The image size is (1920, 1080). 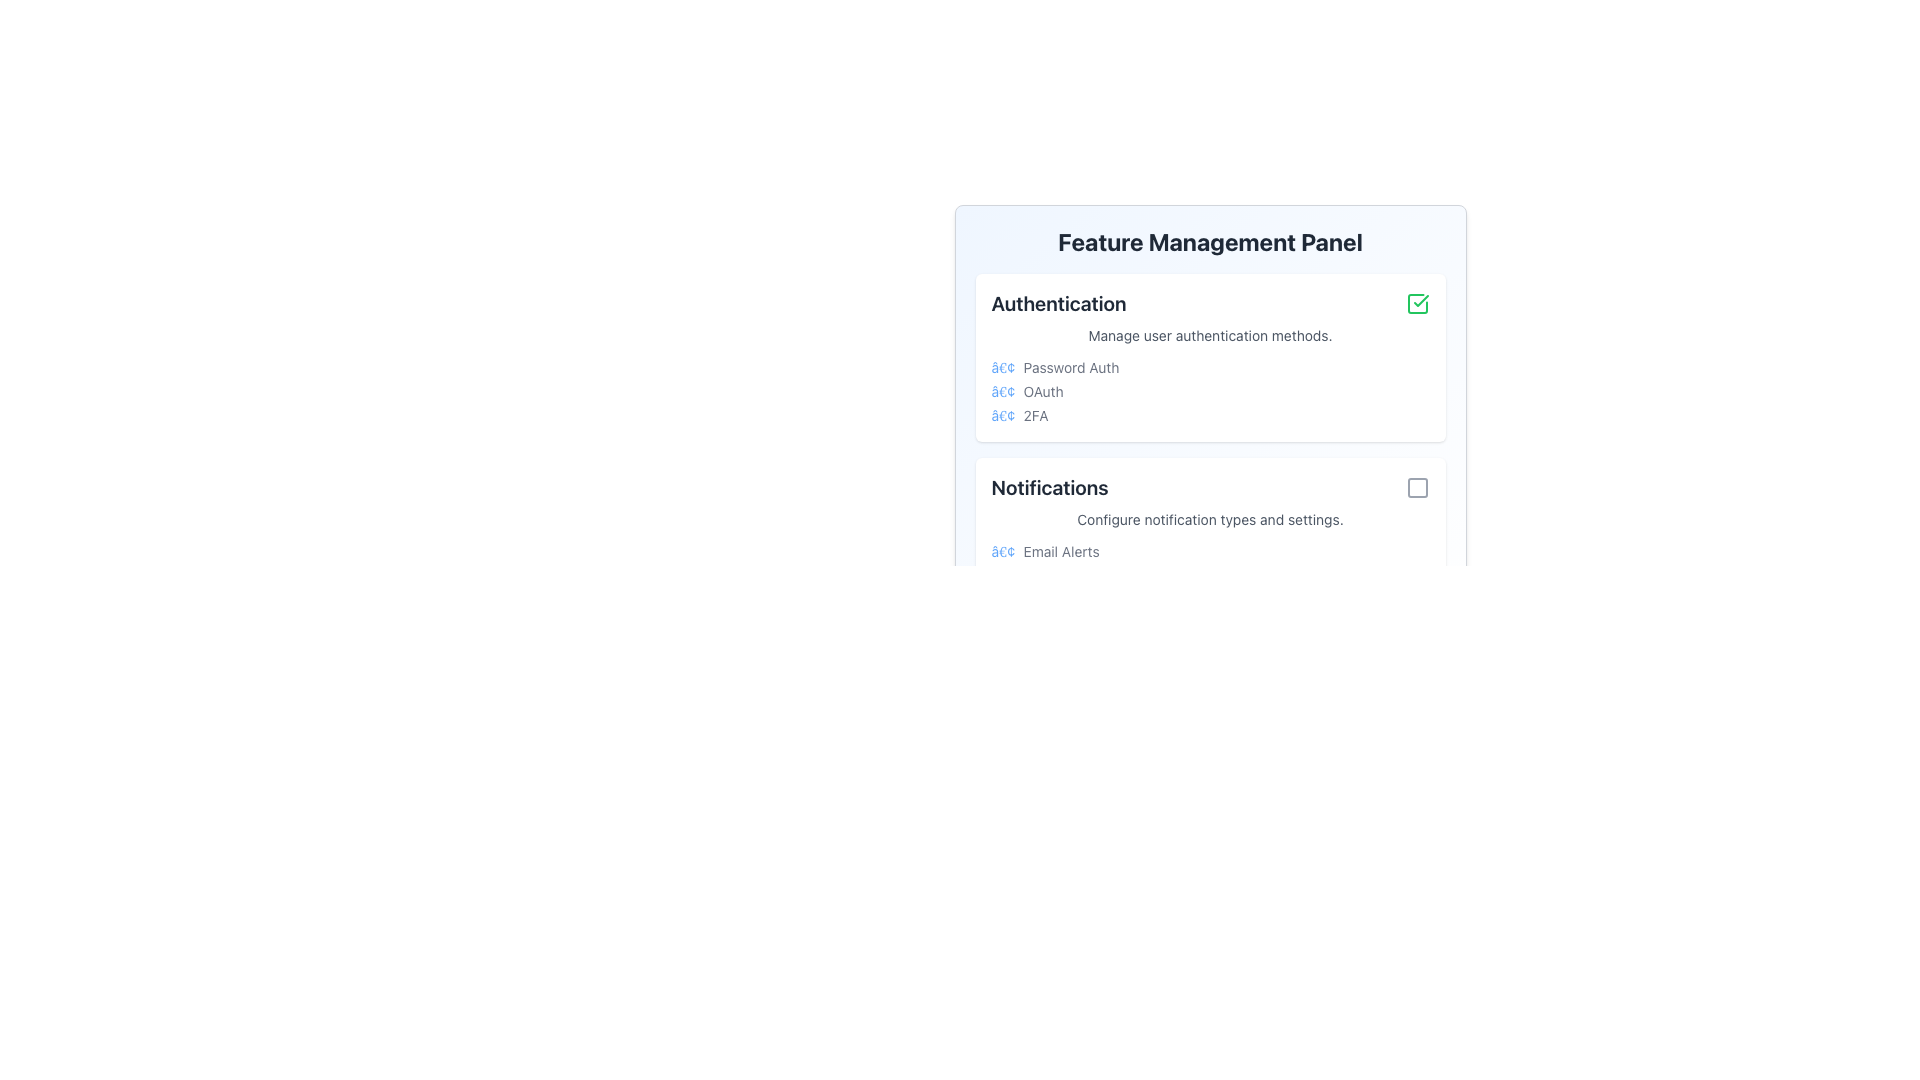 I want to click on the decorative indicator icon located in the top-right corner of the Notifications section within the Feature Management Panel, so click(x=1416, y=488).